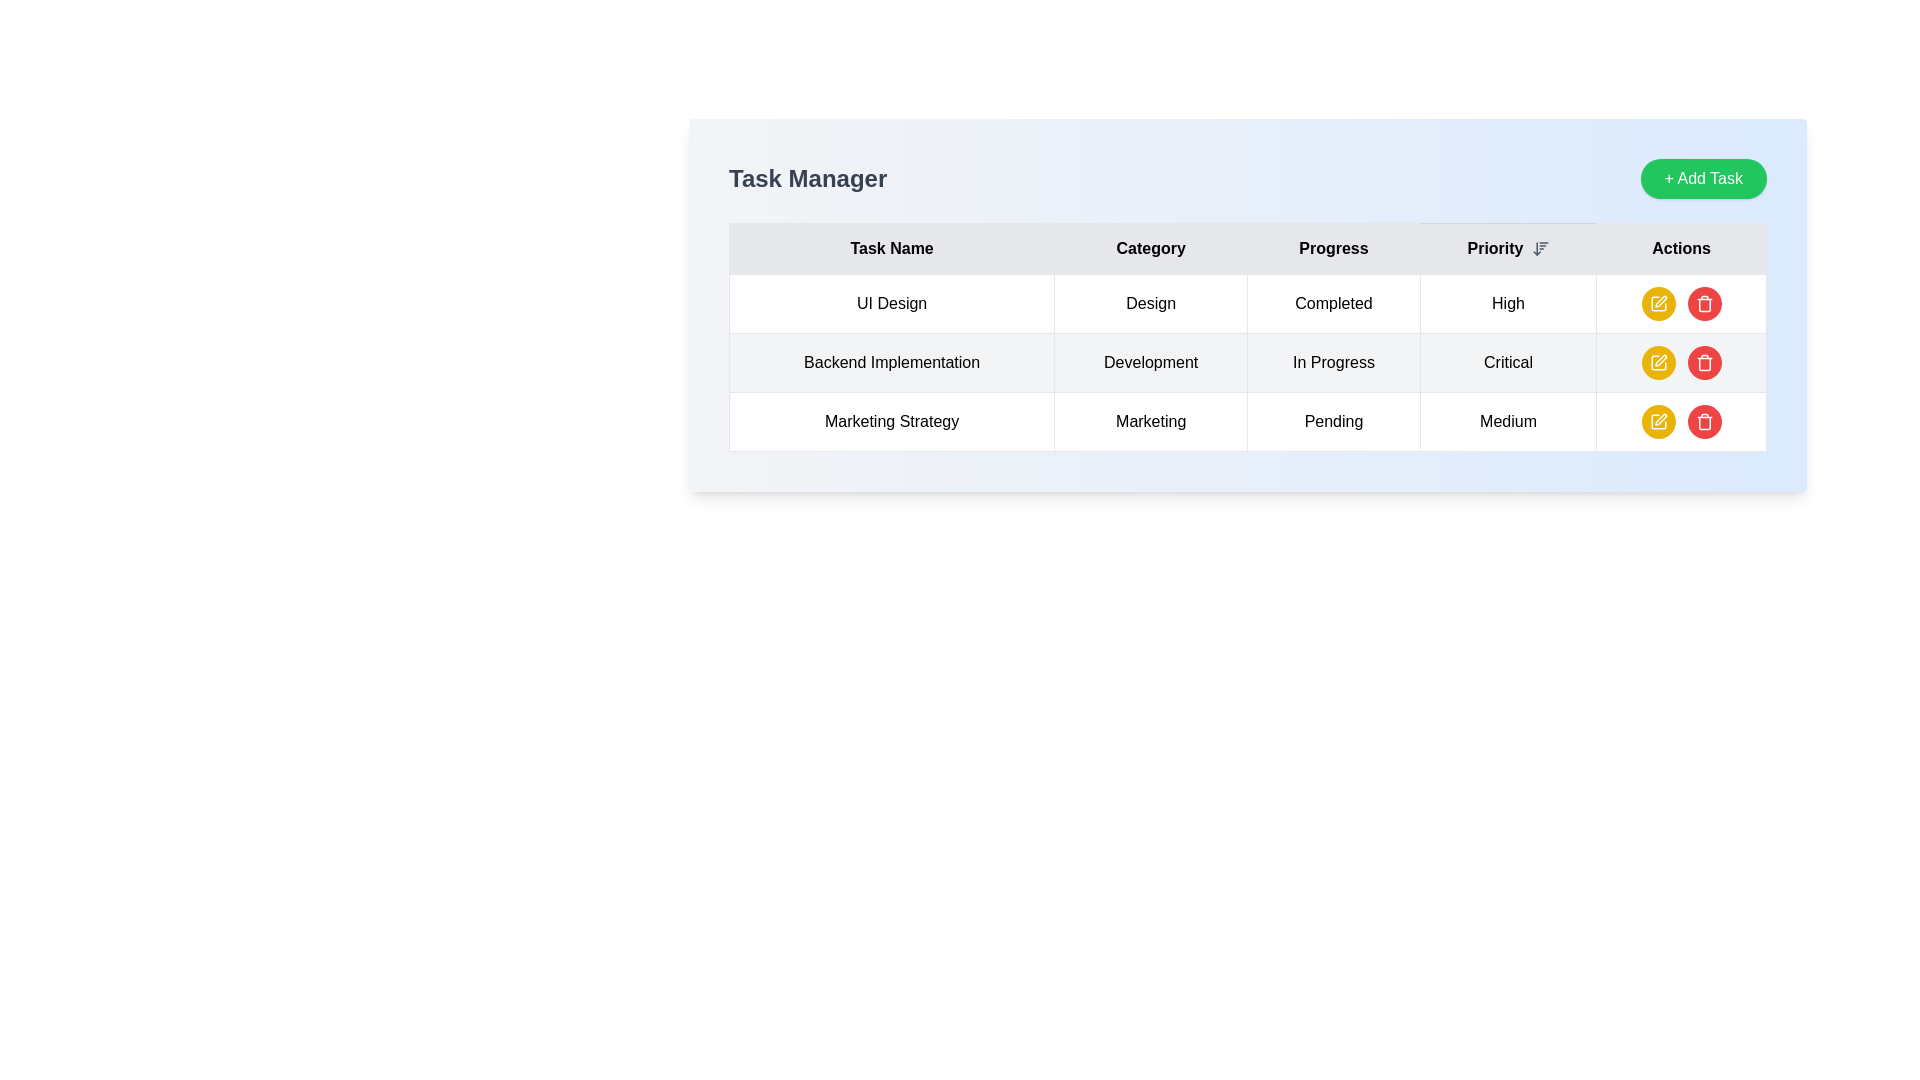 Image resolution: width=1920 pixels, height=1080 pixels. I want to click on the 'Completed' status text label in the 'Progress' column of the first row of the table, associated with the task 'UI Design', so click(1334, 304).